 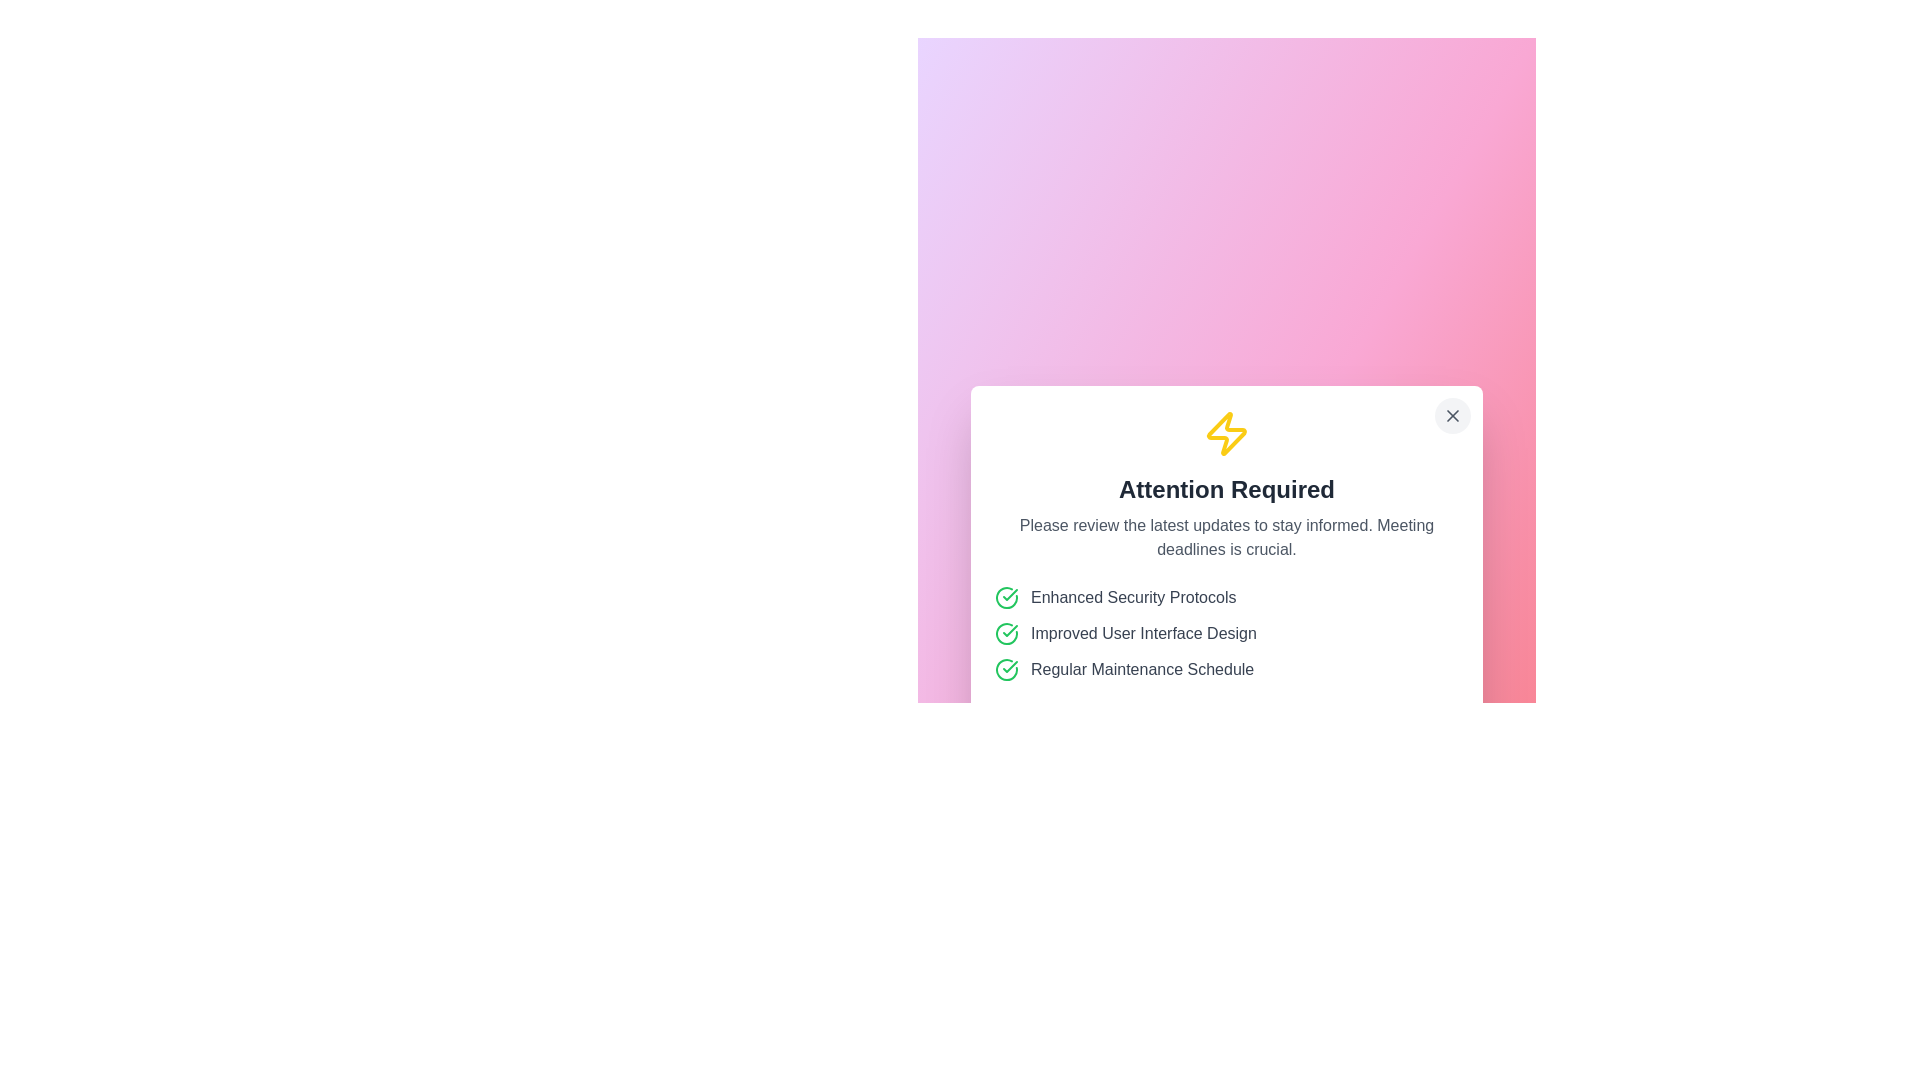 What do you see at coordinates (1226, 433) in the screenshot?
I see `the yellow lightning bolt icon with a bold, rounded outline, located at the center-top of the modal dialog above the 'Attention Required' heading` at bounding box center [1226, 433].